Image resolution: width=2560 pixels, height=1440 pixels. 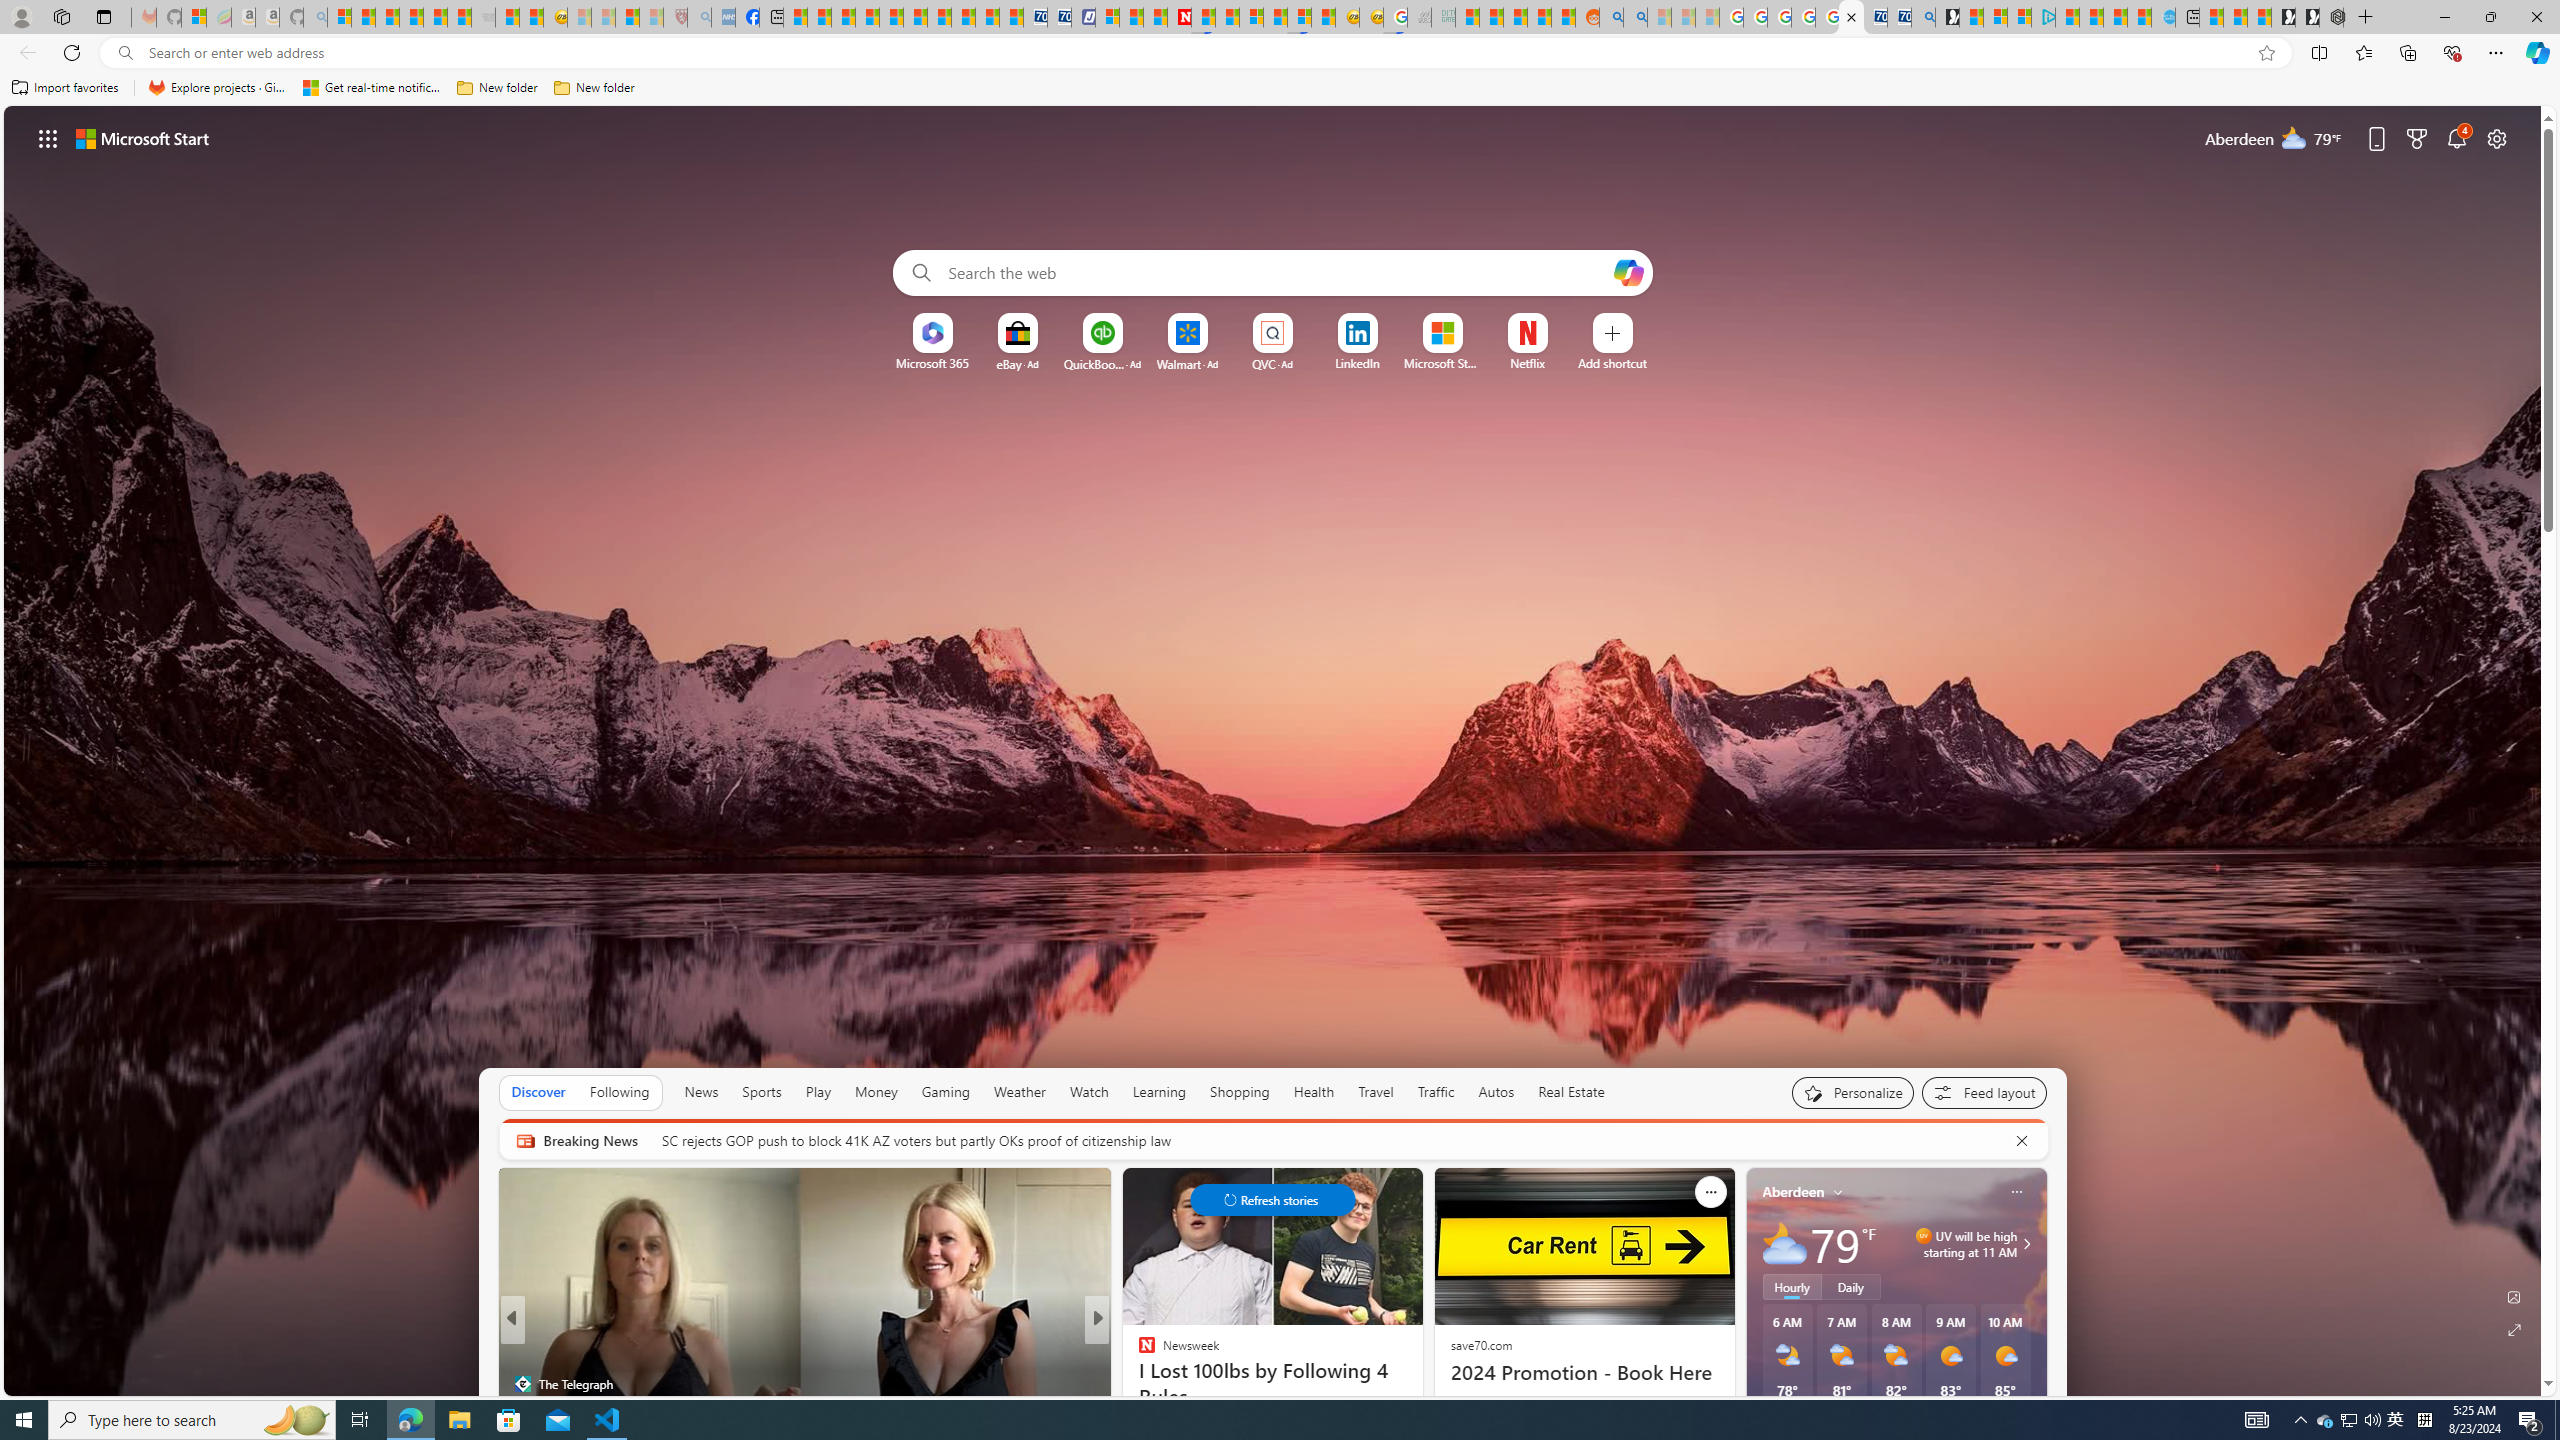 I want to click on 'Money', so click(x=876, y=1091).